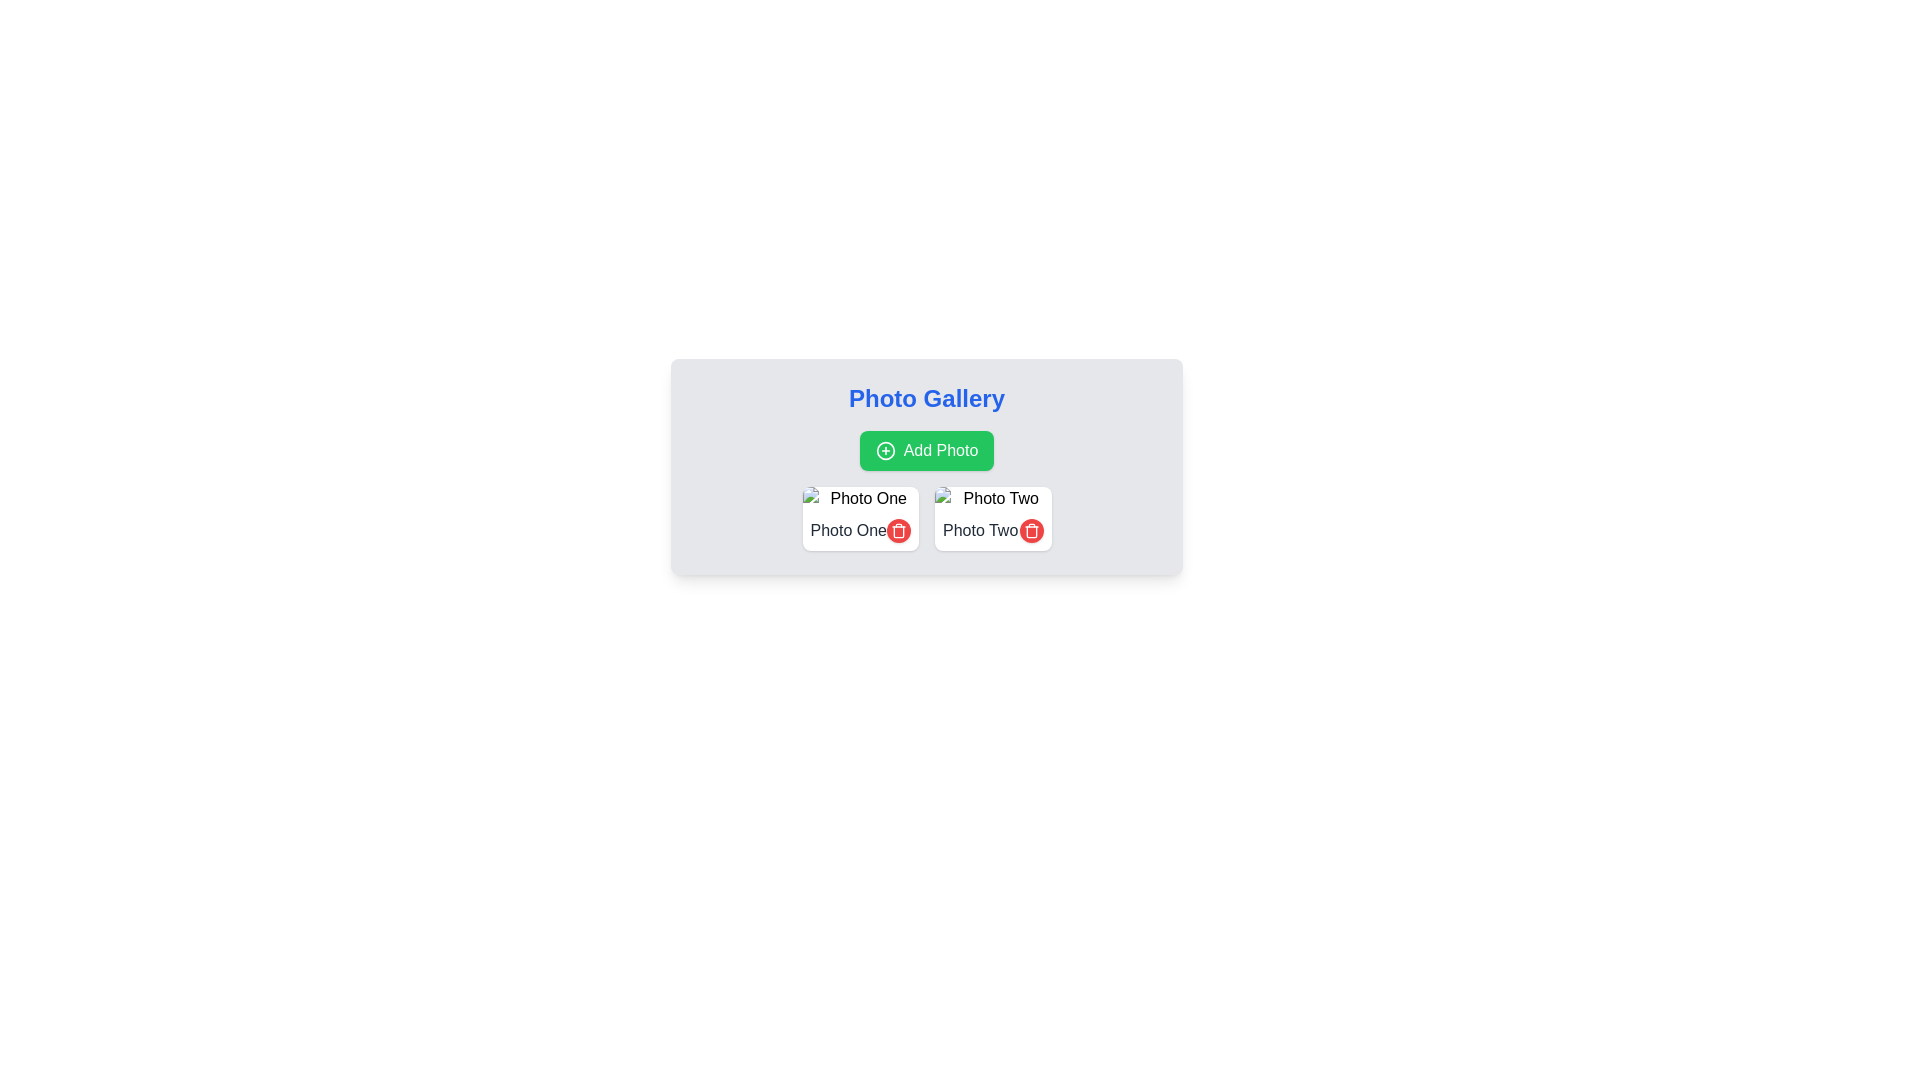 This screenshot has height=1080, width=1920. What do you see at coordinates (925, 451) in the screenshot?
I see `the 'Add Photo' button, which has a green background and white text` at bounding box center [925, 451].